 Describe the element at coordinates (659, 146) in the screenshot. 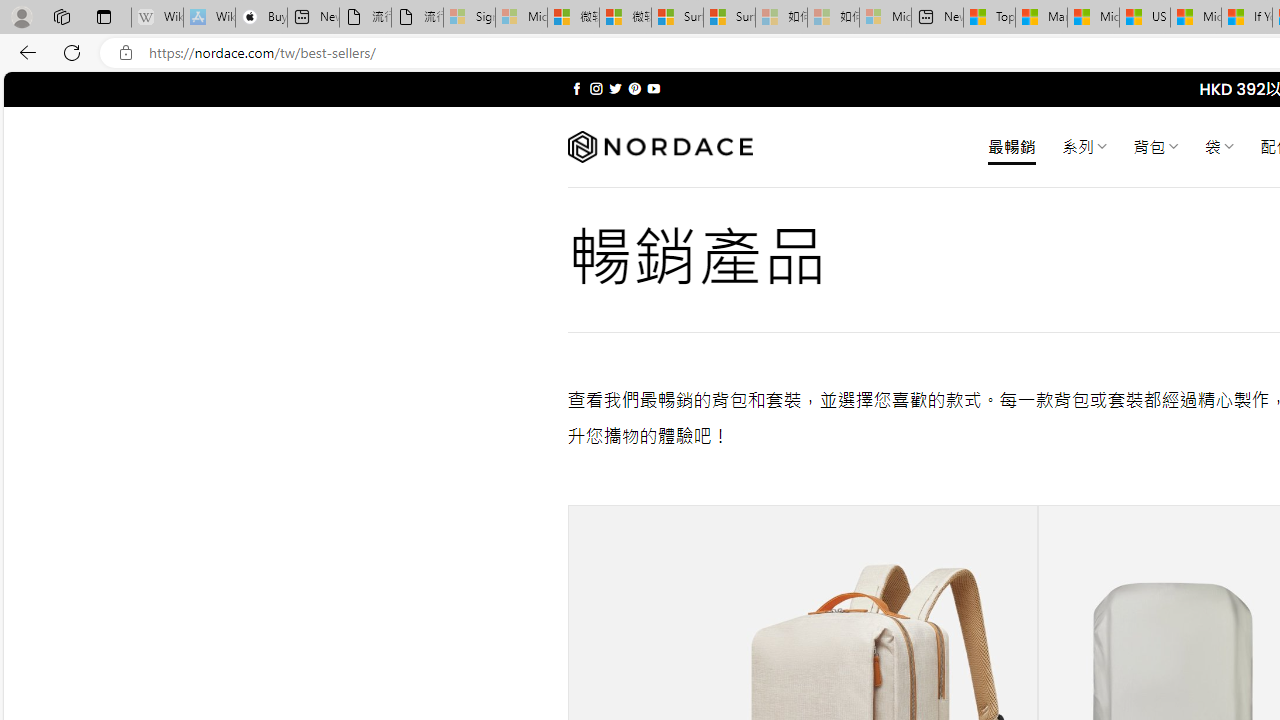

I see `'Nordace'` at that location.